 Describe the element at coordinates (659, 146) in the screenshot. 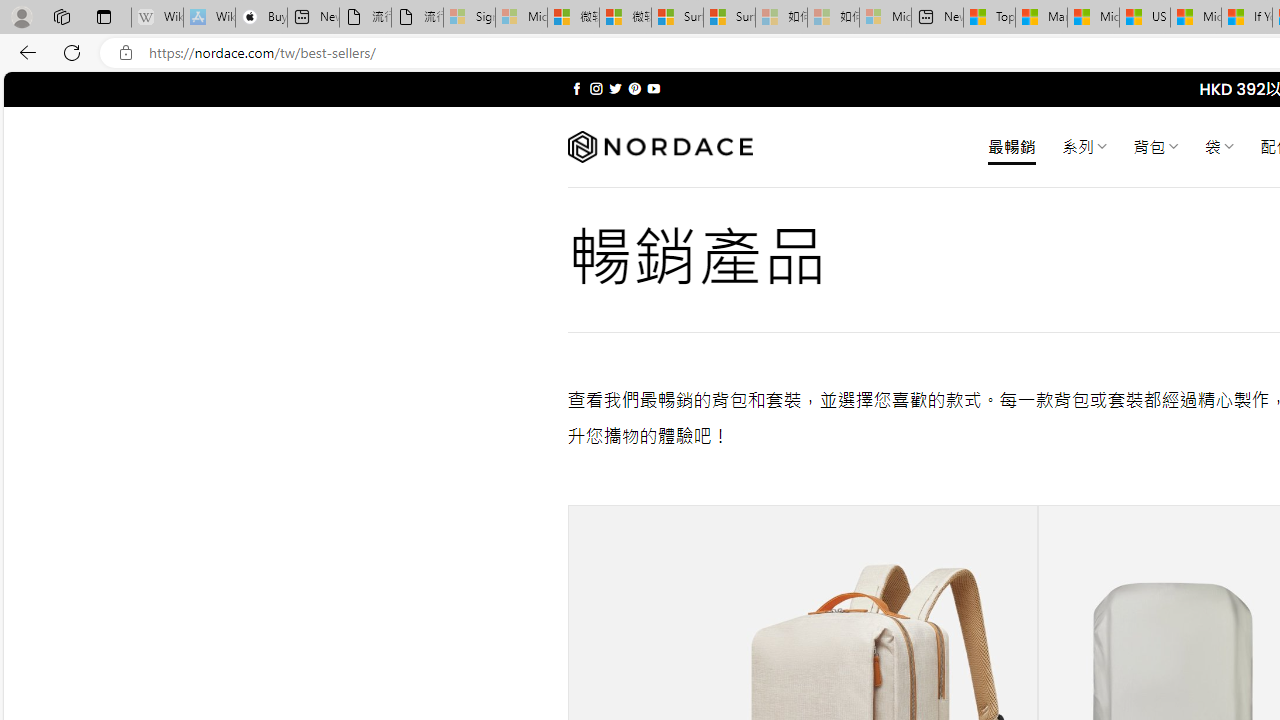

I see `'Nordace'` at that location.